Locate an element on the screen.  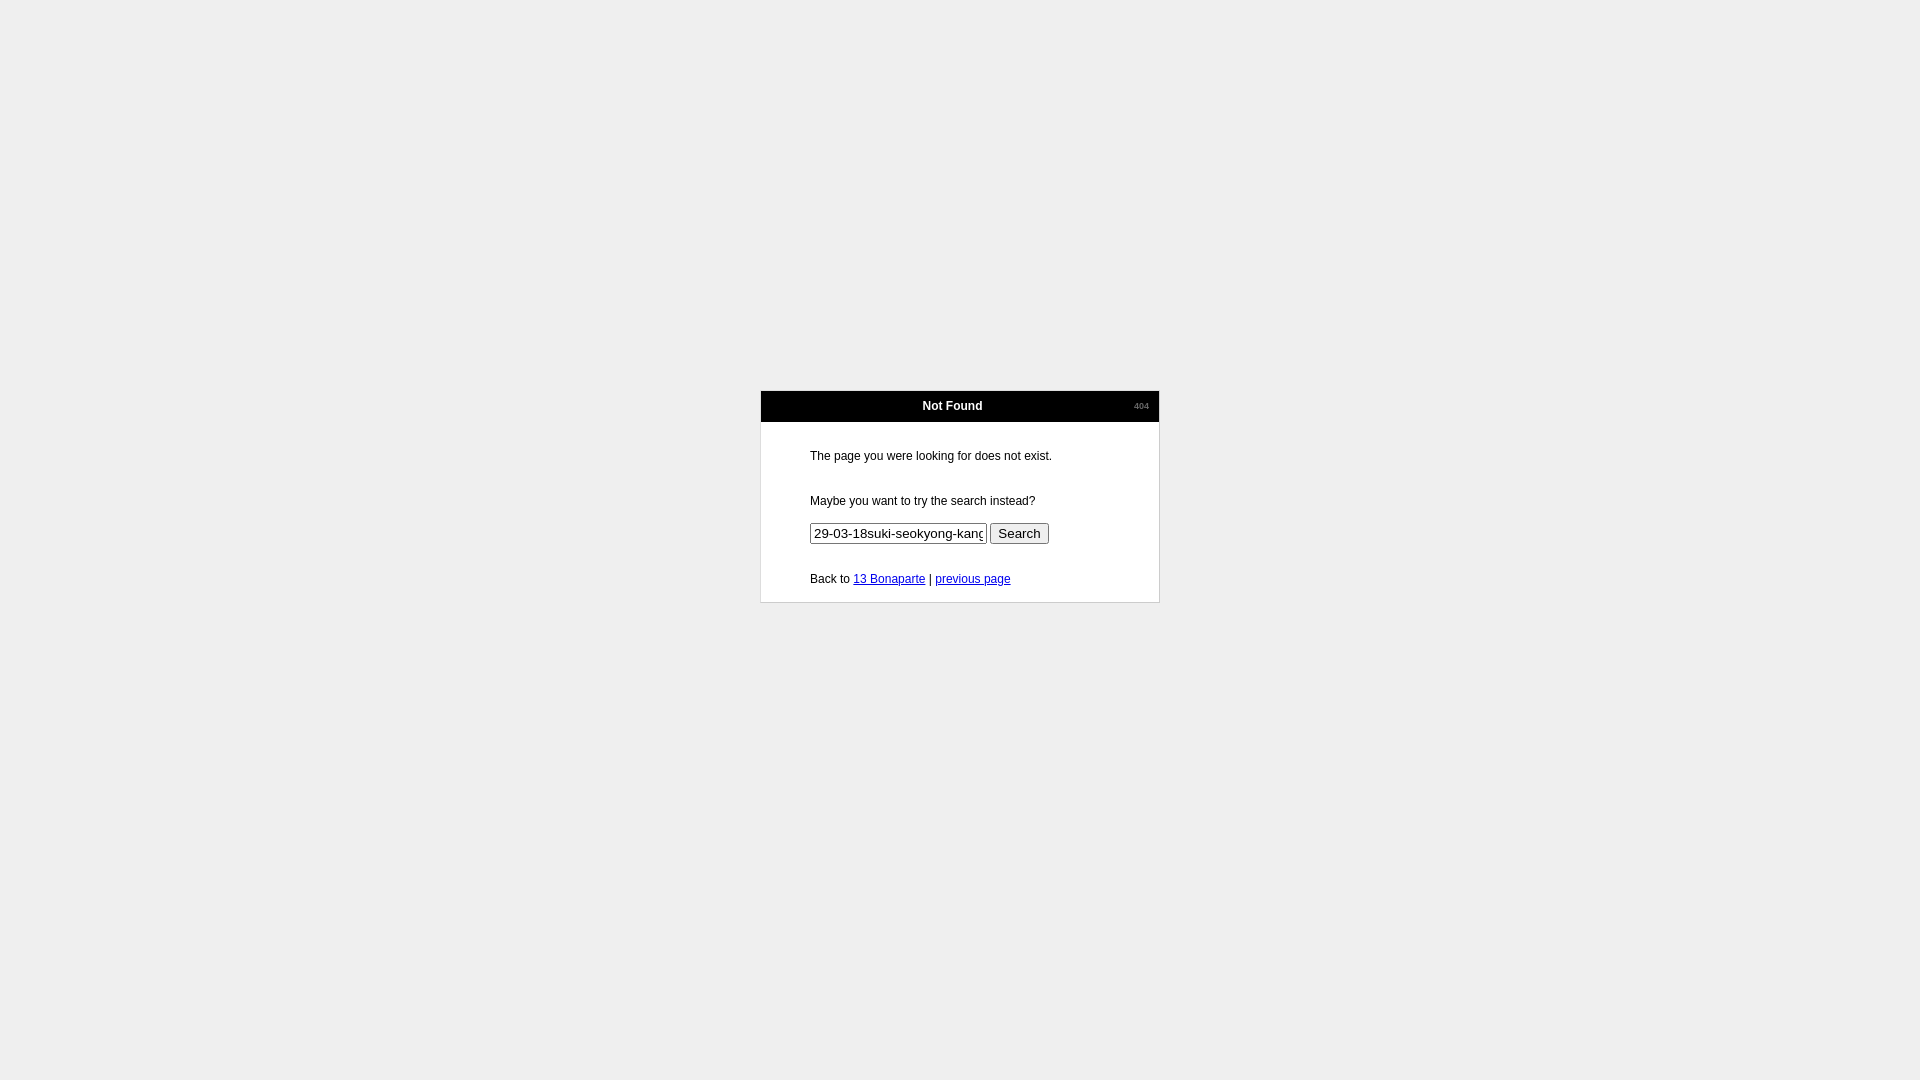
'previous page' is located at coordinates (972, 578).